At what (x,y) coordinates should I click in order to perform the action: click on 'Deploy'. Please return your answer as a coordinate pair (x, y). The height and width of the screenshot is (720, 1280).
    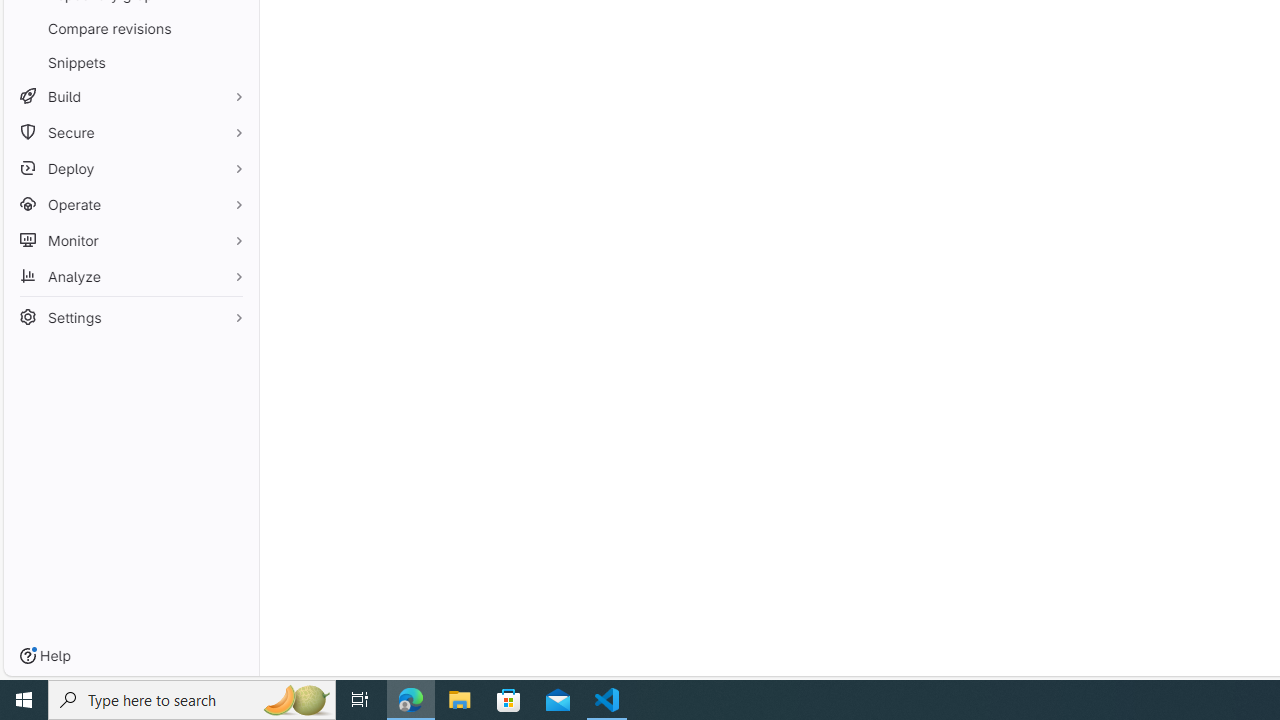
    Looking at the image, I should click on (130, 167).